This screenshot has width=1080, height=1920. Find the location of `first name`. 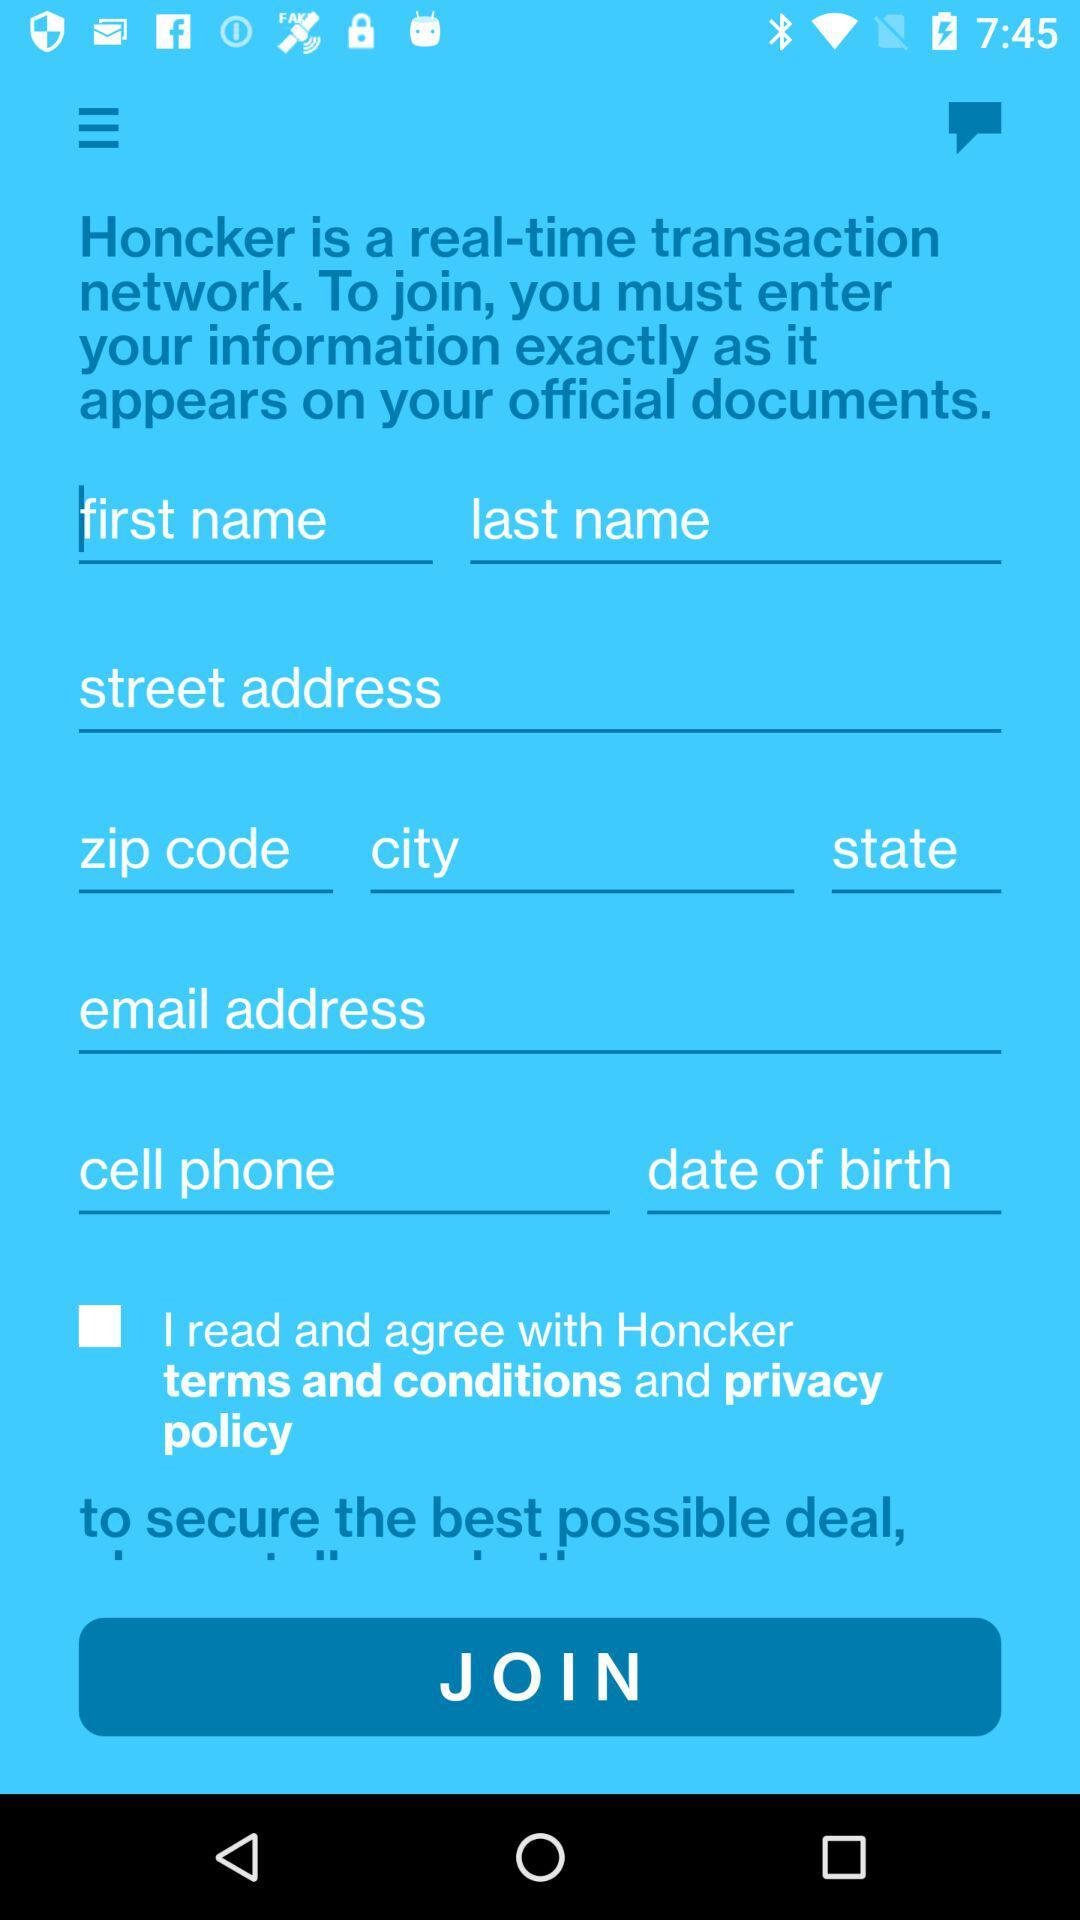

first name is located at coordinates (254, 518).